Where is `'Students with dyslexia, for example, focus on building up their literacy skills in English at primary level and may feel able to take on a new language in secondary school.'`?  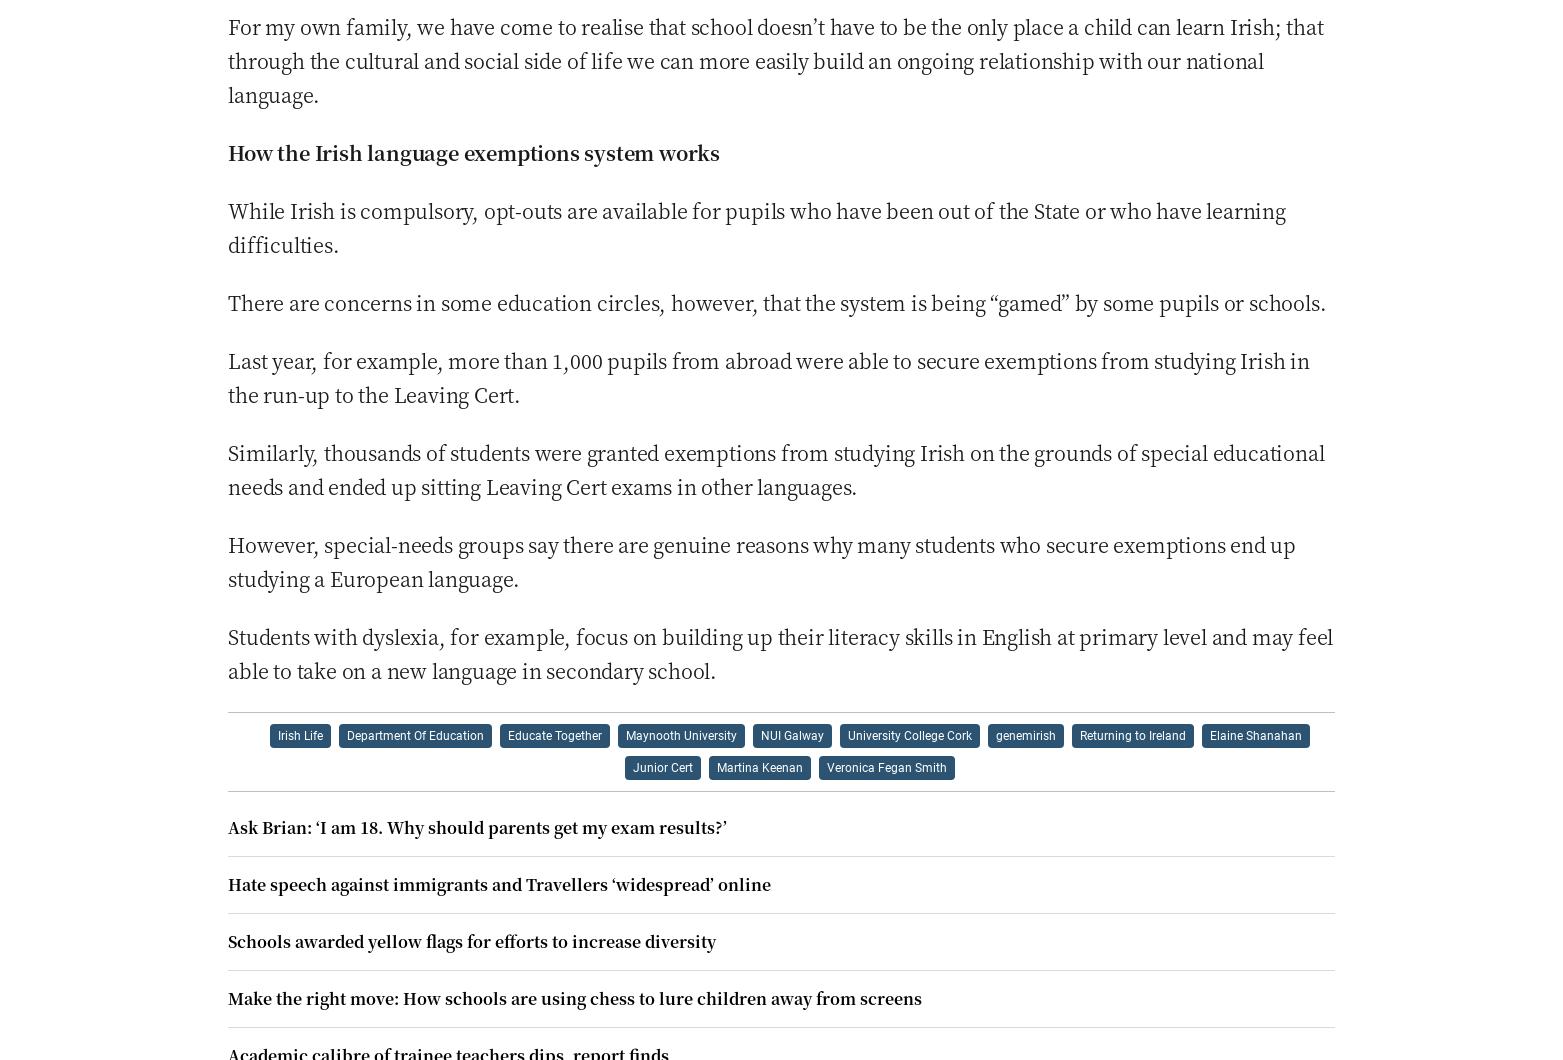 'Students with dyslexia, for example, focus on building up their literacy skills in English at primary level and may feel able to take on a new language in secondary school.' is located at coordinates (780, 652).